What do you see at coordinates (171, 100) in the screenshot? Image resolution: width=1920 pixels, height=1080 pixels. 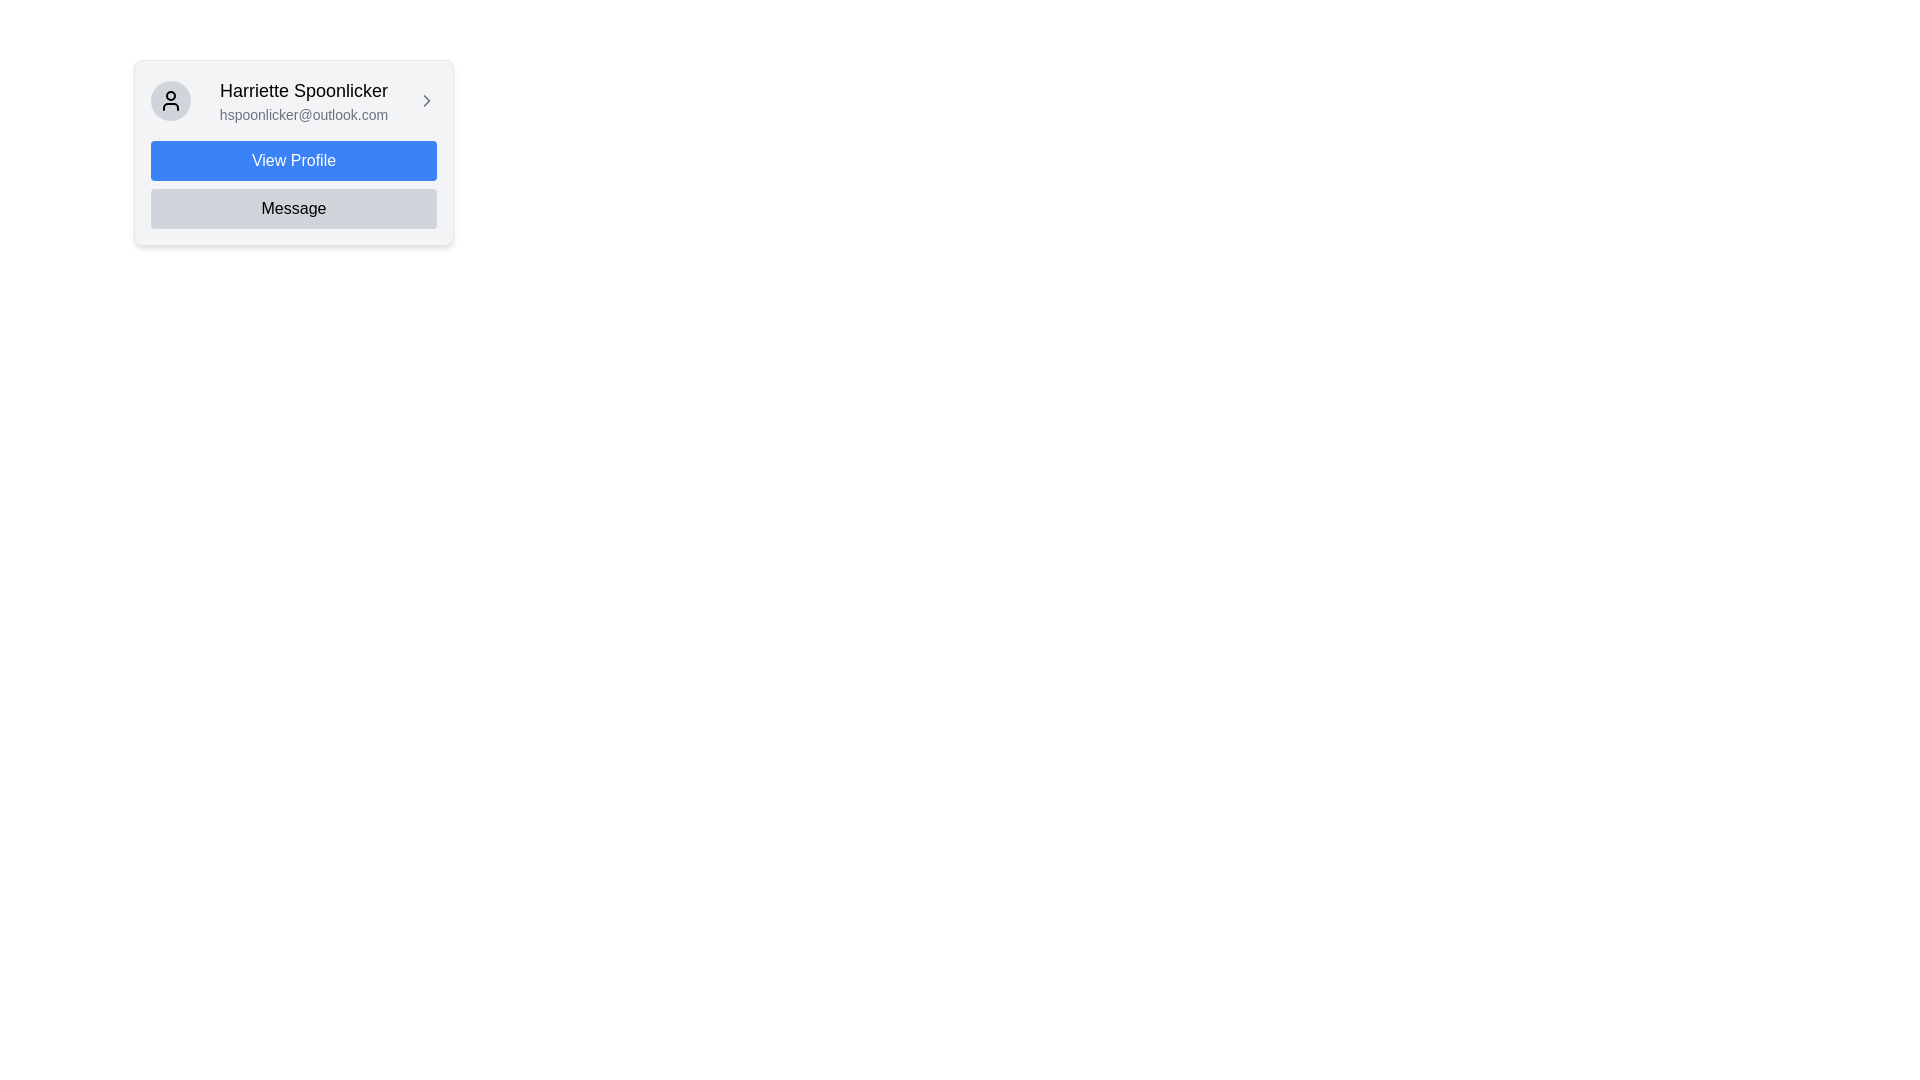 I see `the circular profile icon, which features a light gray background and a minimalistic black user profile representation, located at the top left of the user's details` at bounding box center [171, 100].